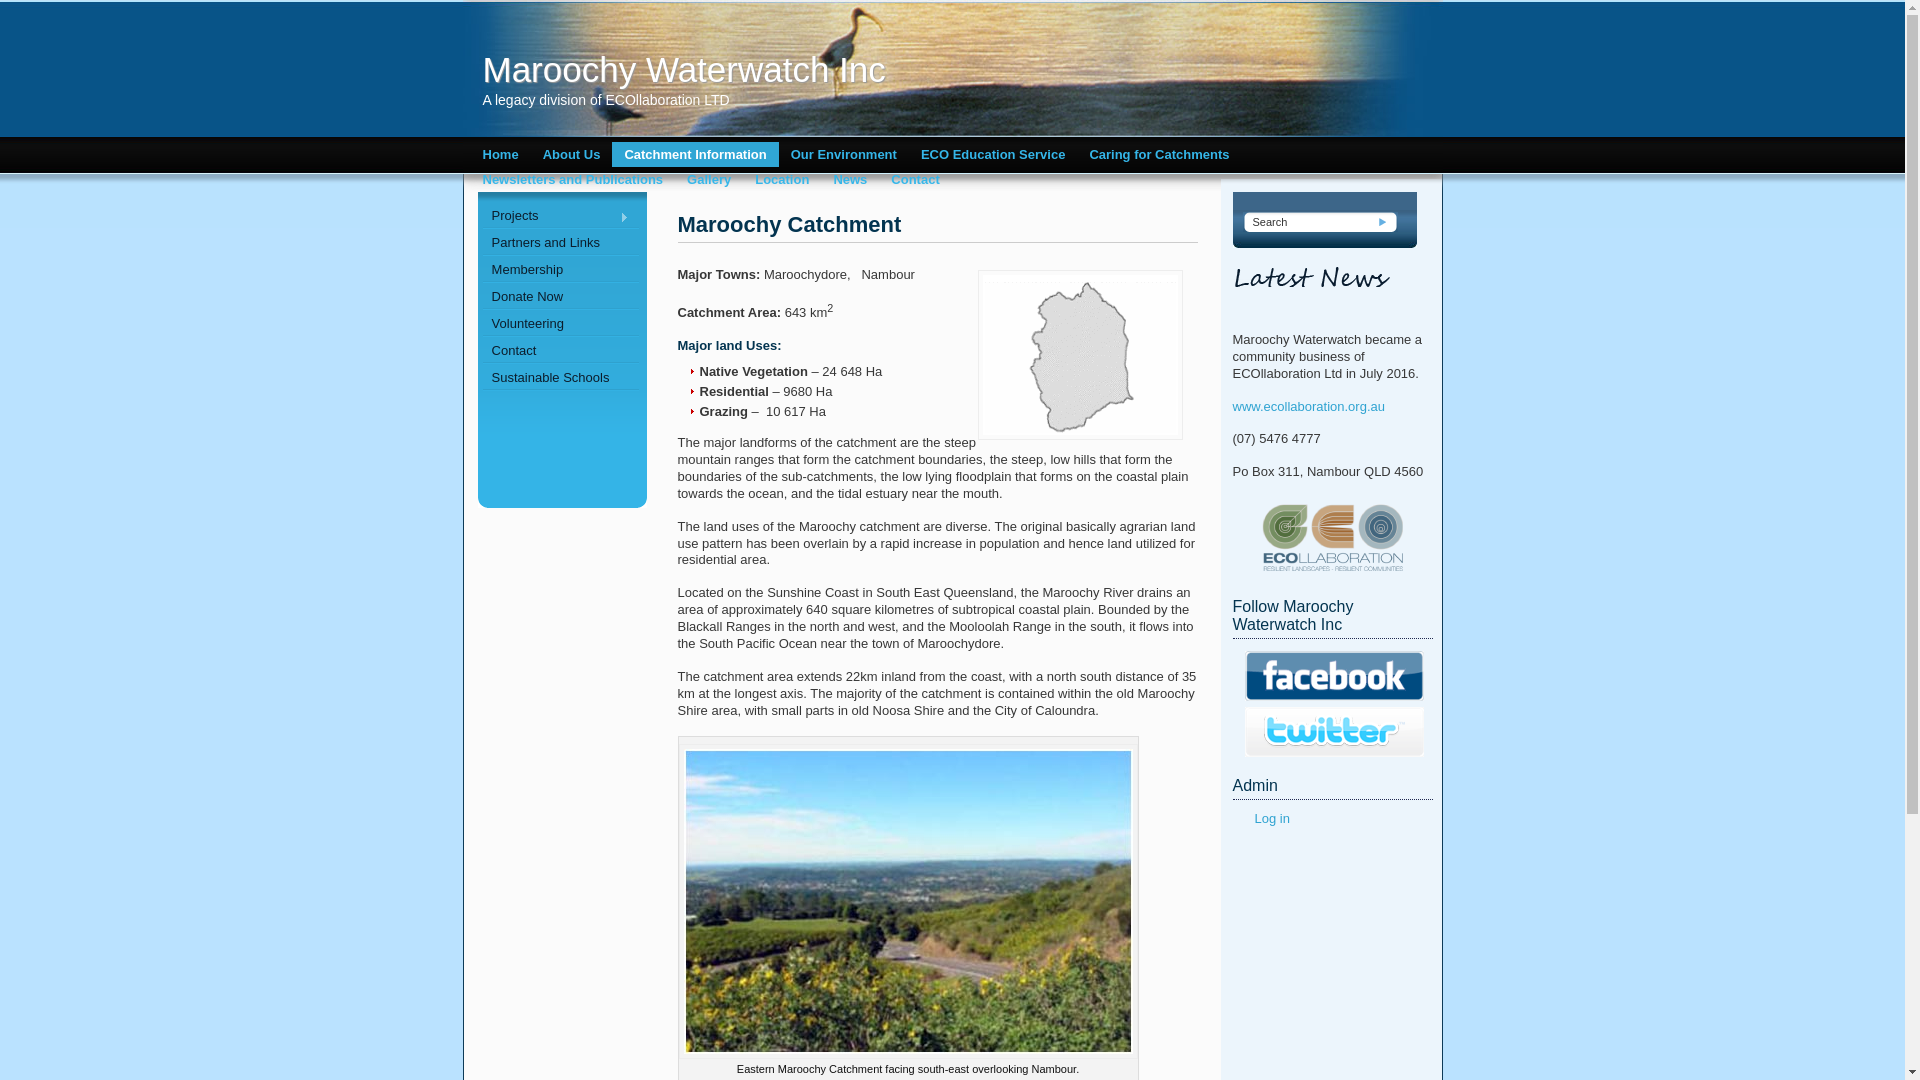 The height and width of the screenshot is (1080, 1920). I want to click on 'catchment map', so click(1079, 353).